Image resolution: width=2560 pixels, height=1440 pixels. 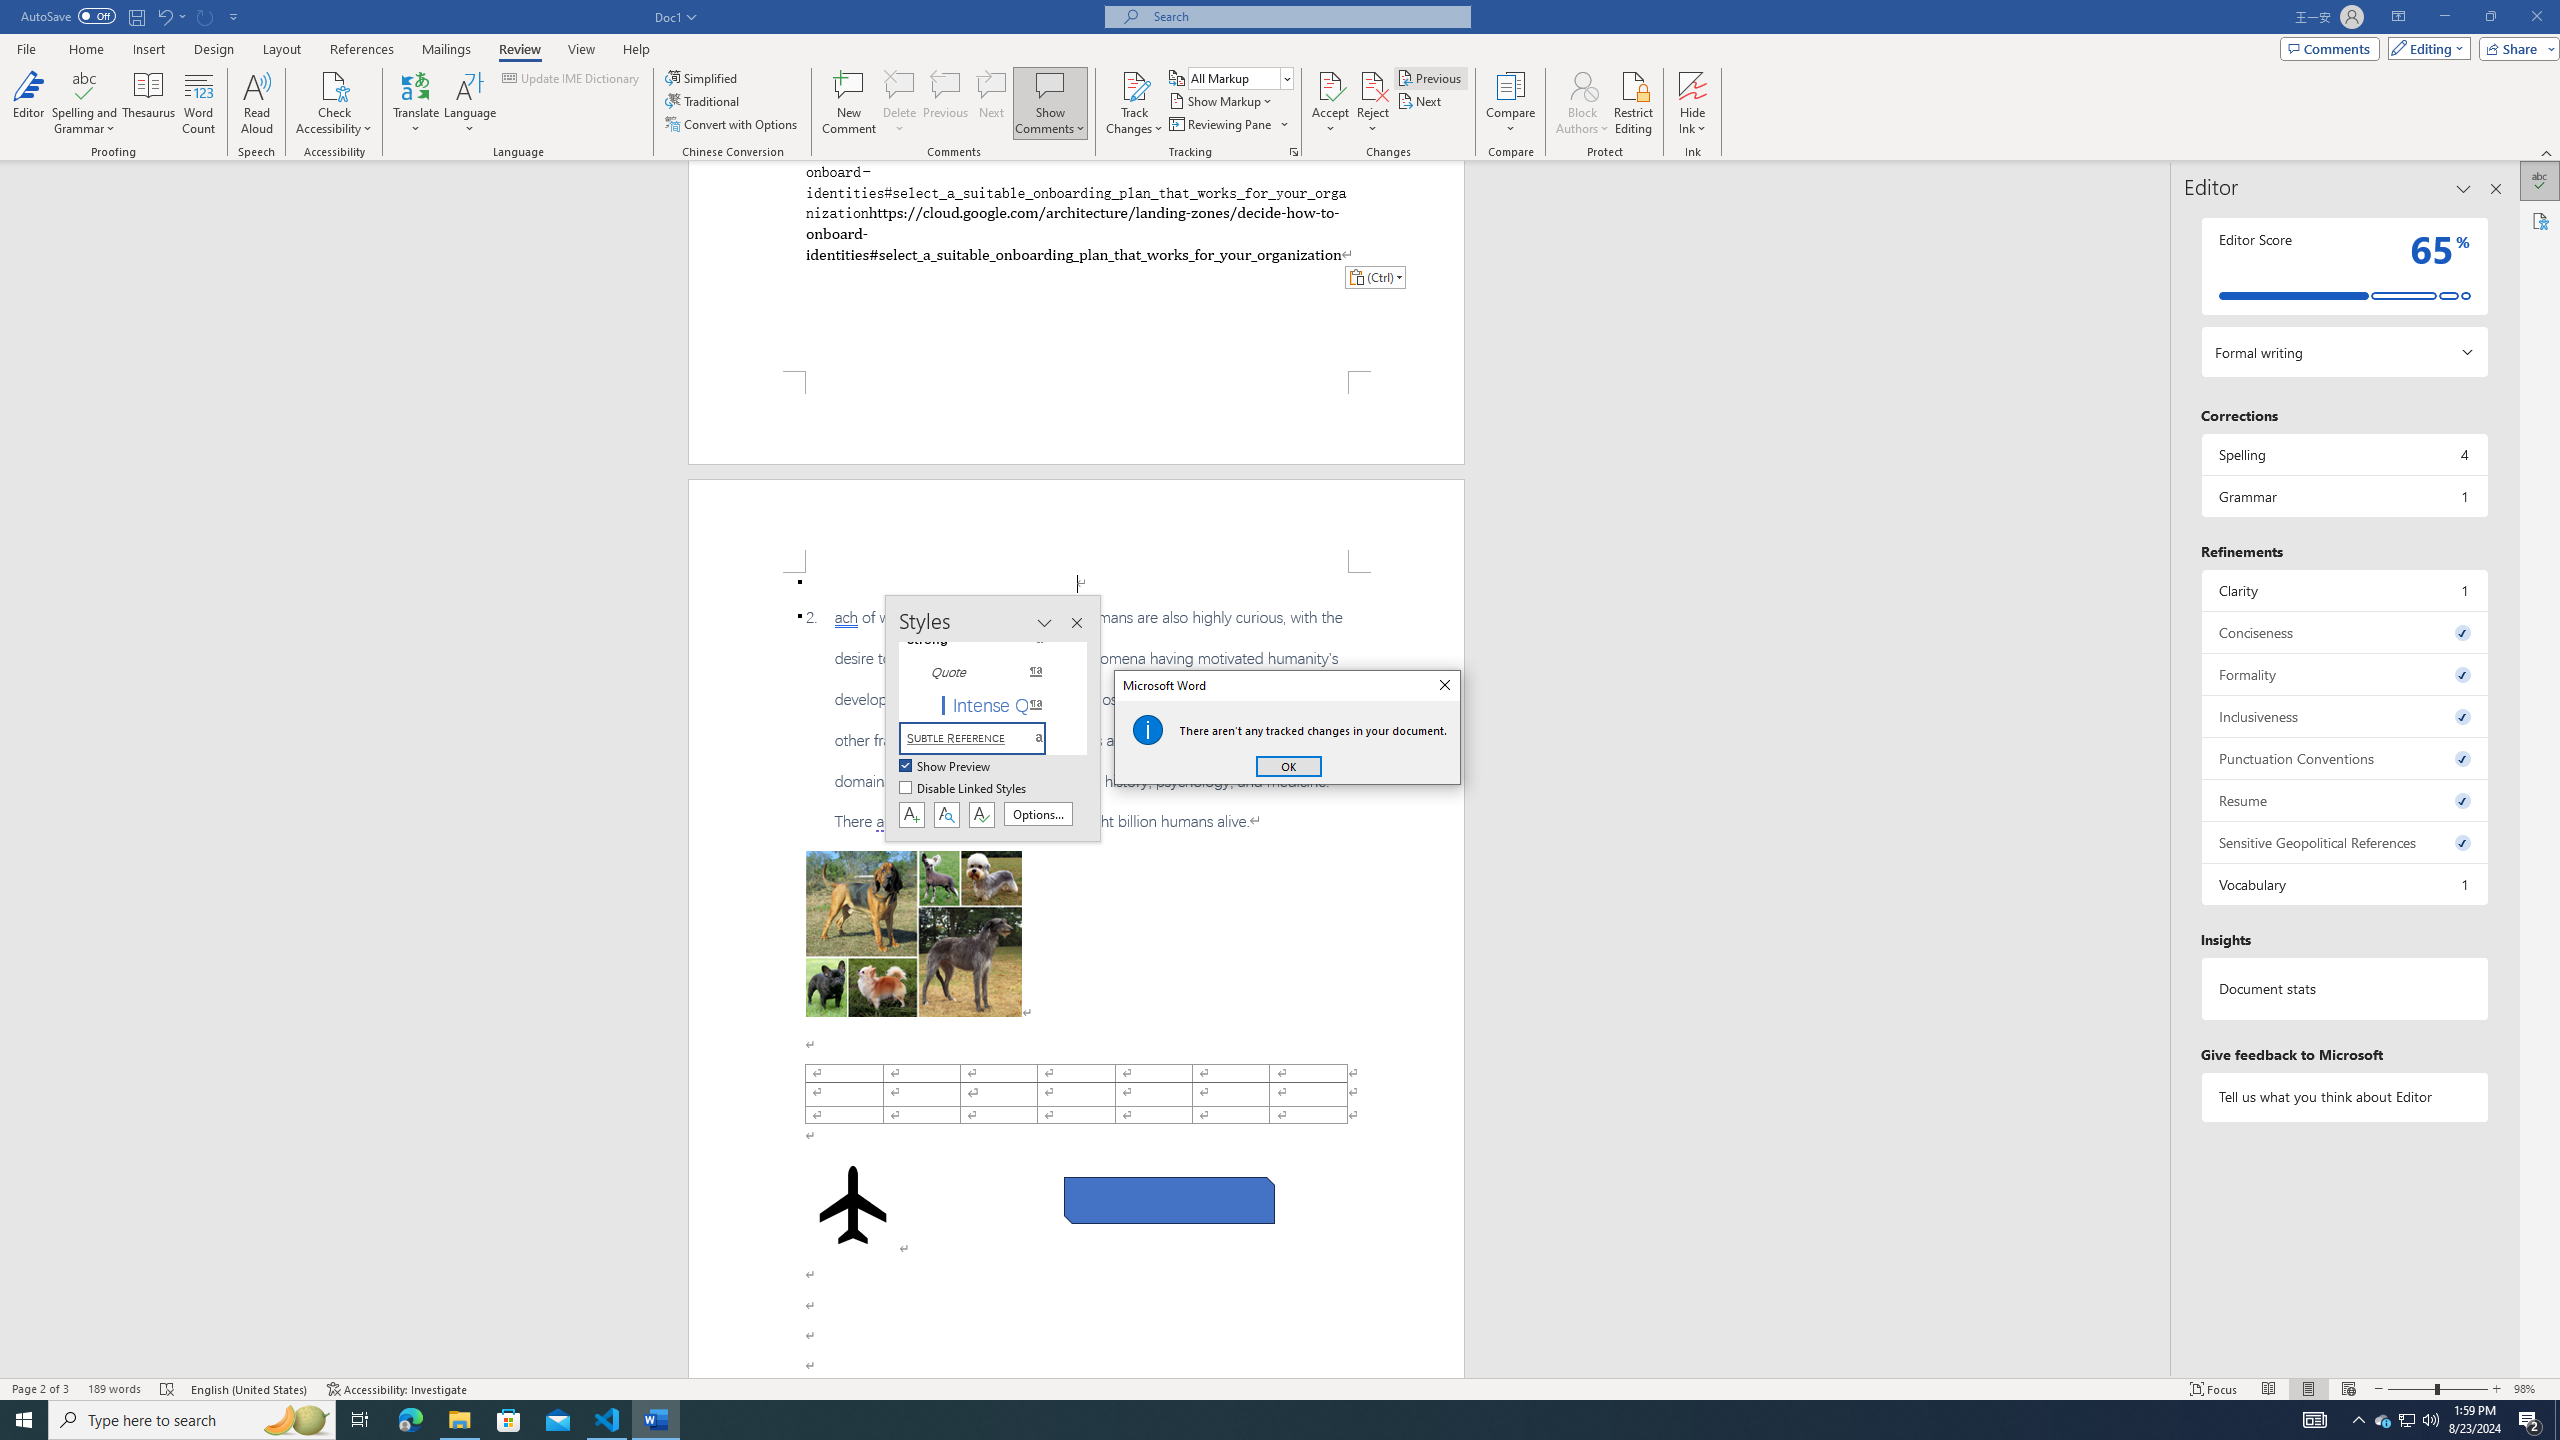 I want to click on 'Action: Paste alternatives', so click(x=1373, y=276).